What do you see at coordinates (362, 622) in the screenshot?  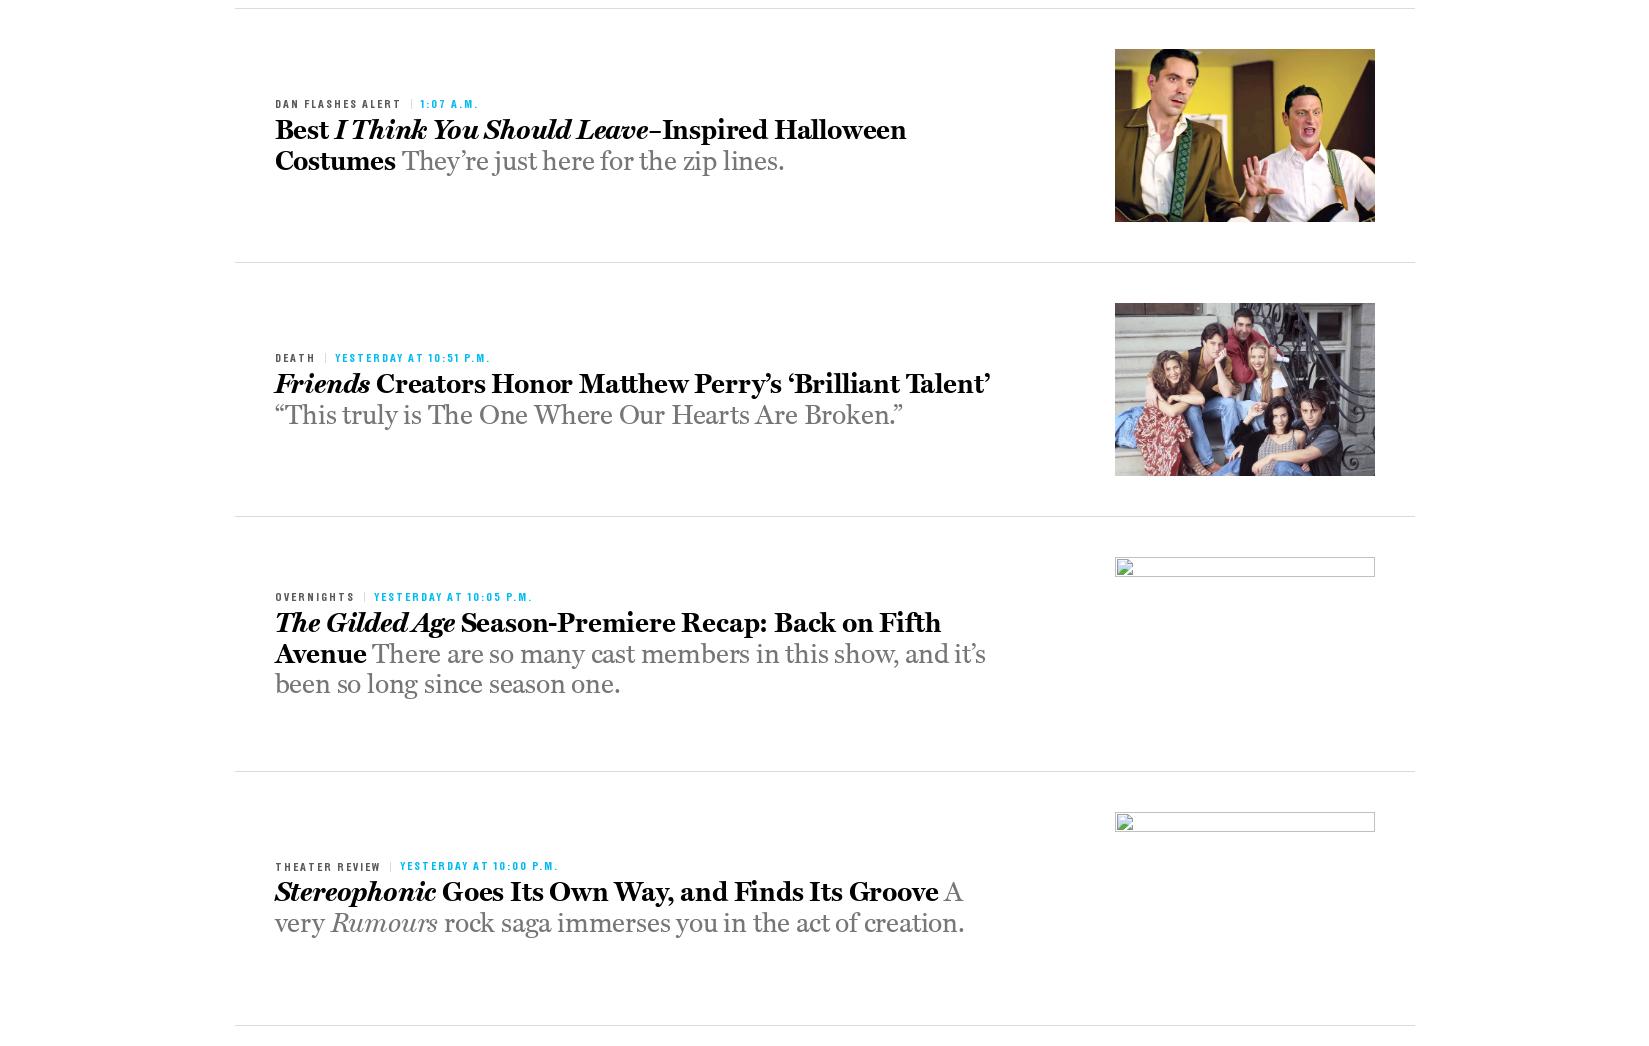 I see `'The Gilded Age'` at bounding box center [362, 622].